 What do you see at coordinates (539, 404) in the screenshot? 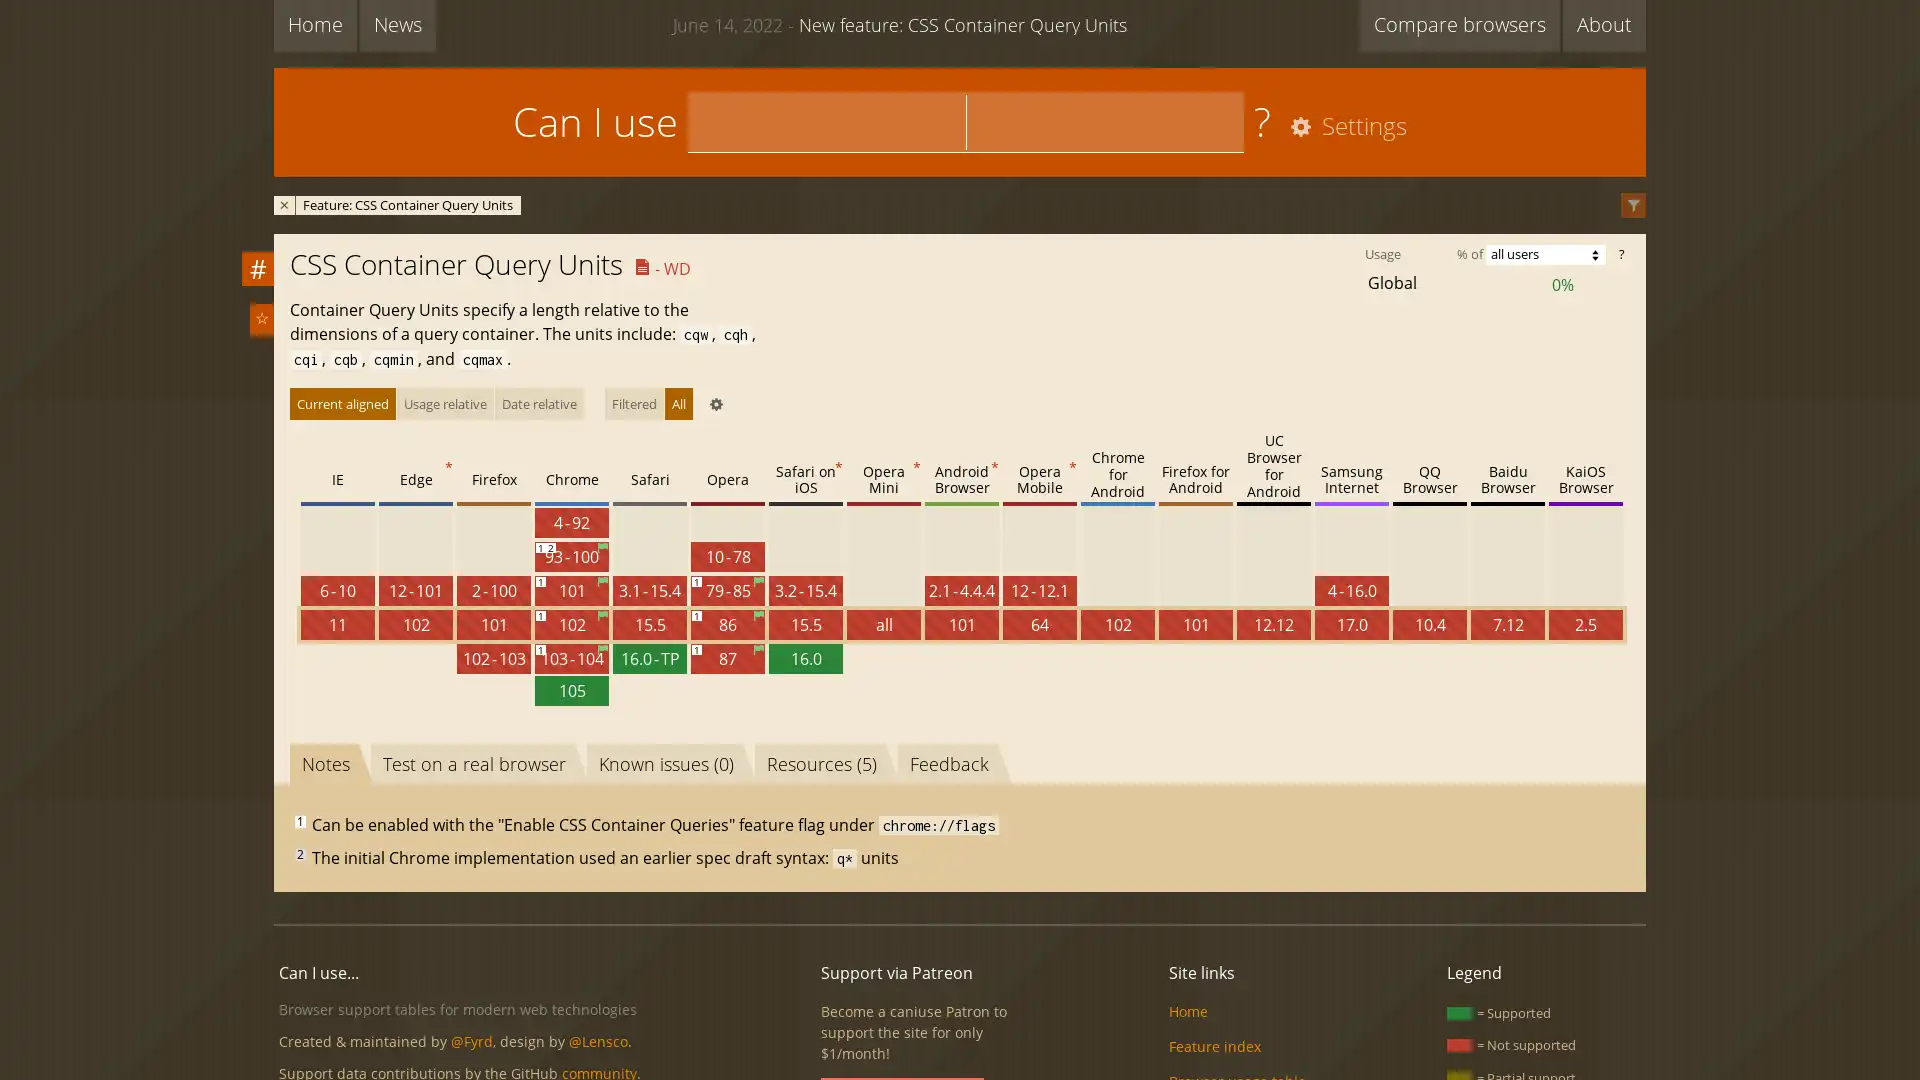
I see `Date relative` at bounding box center [539, 404].